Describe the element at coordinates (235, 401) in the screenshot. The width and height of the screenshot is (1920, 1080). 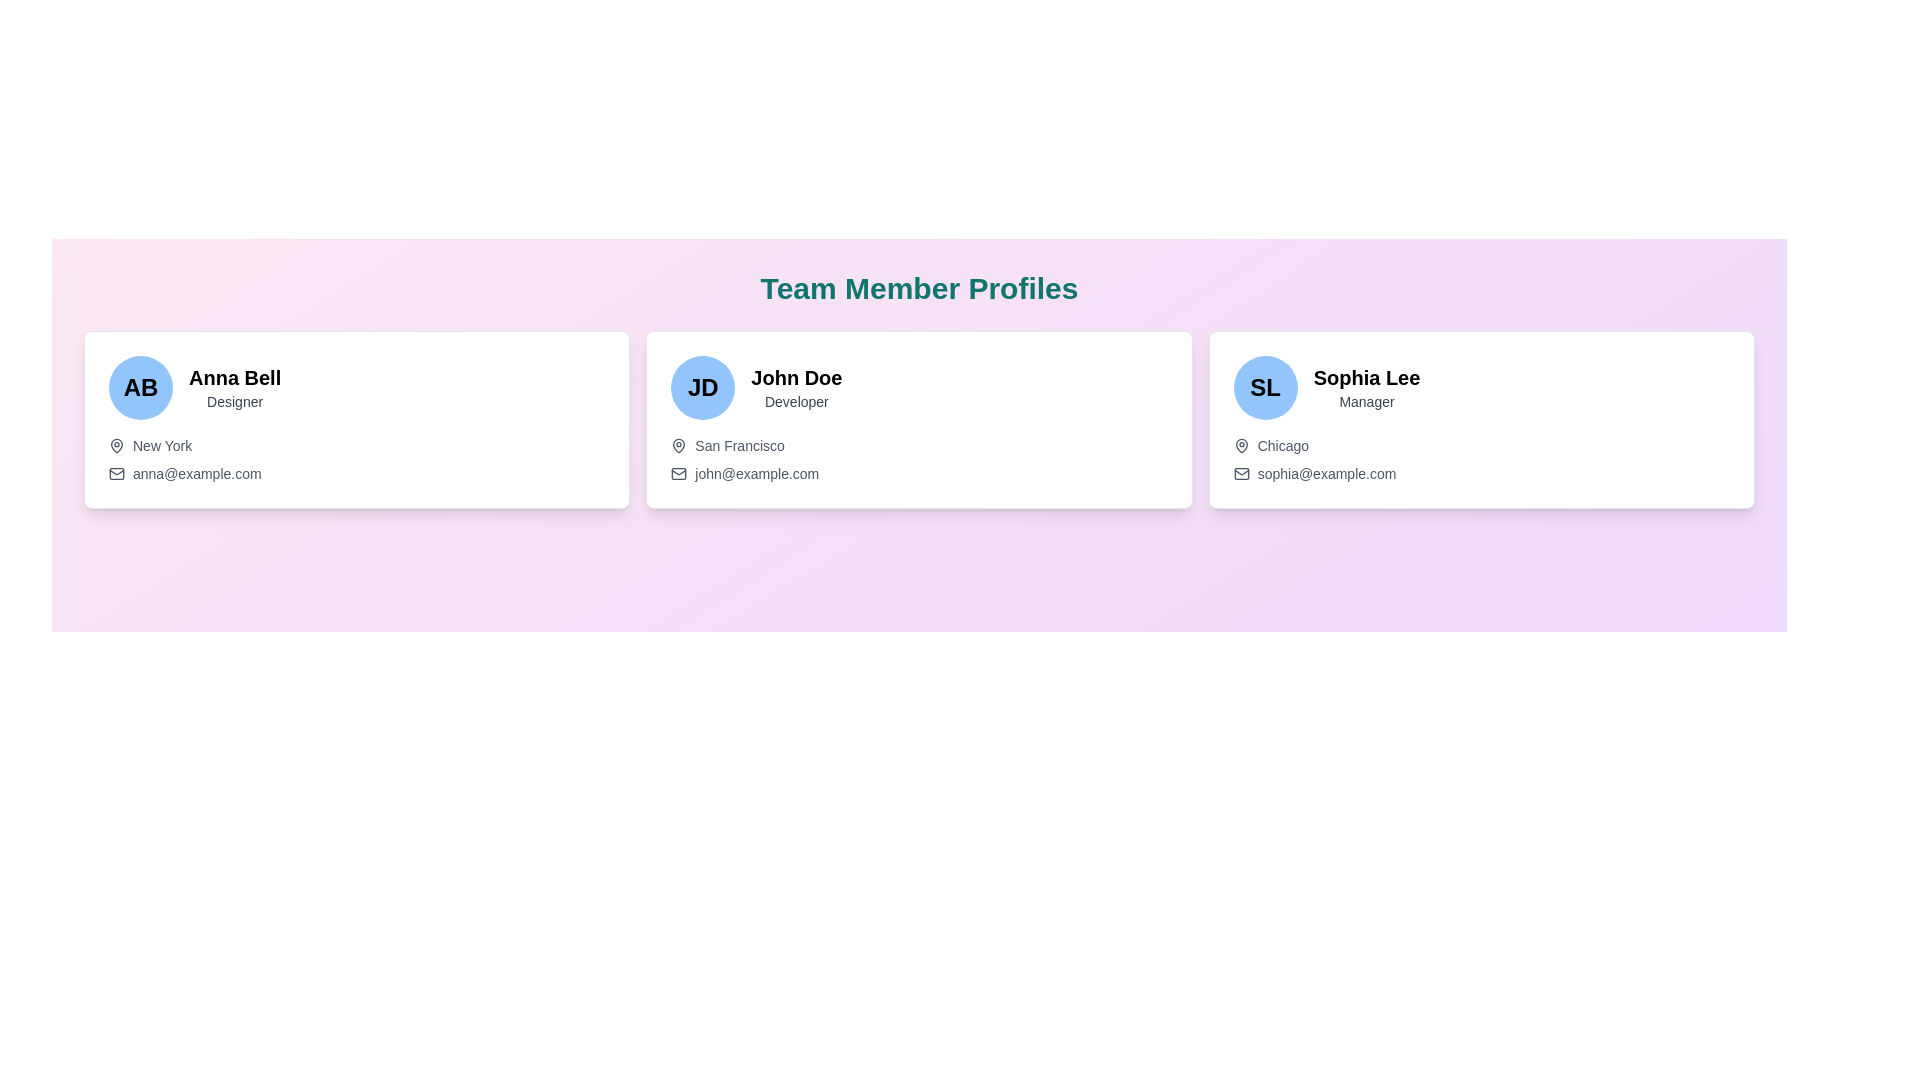
I see `text displayed in the 'Designer' text label located below the 'Anna Bell' text within the profile card` at that location.